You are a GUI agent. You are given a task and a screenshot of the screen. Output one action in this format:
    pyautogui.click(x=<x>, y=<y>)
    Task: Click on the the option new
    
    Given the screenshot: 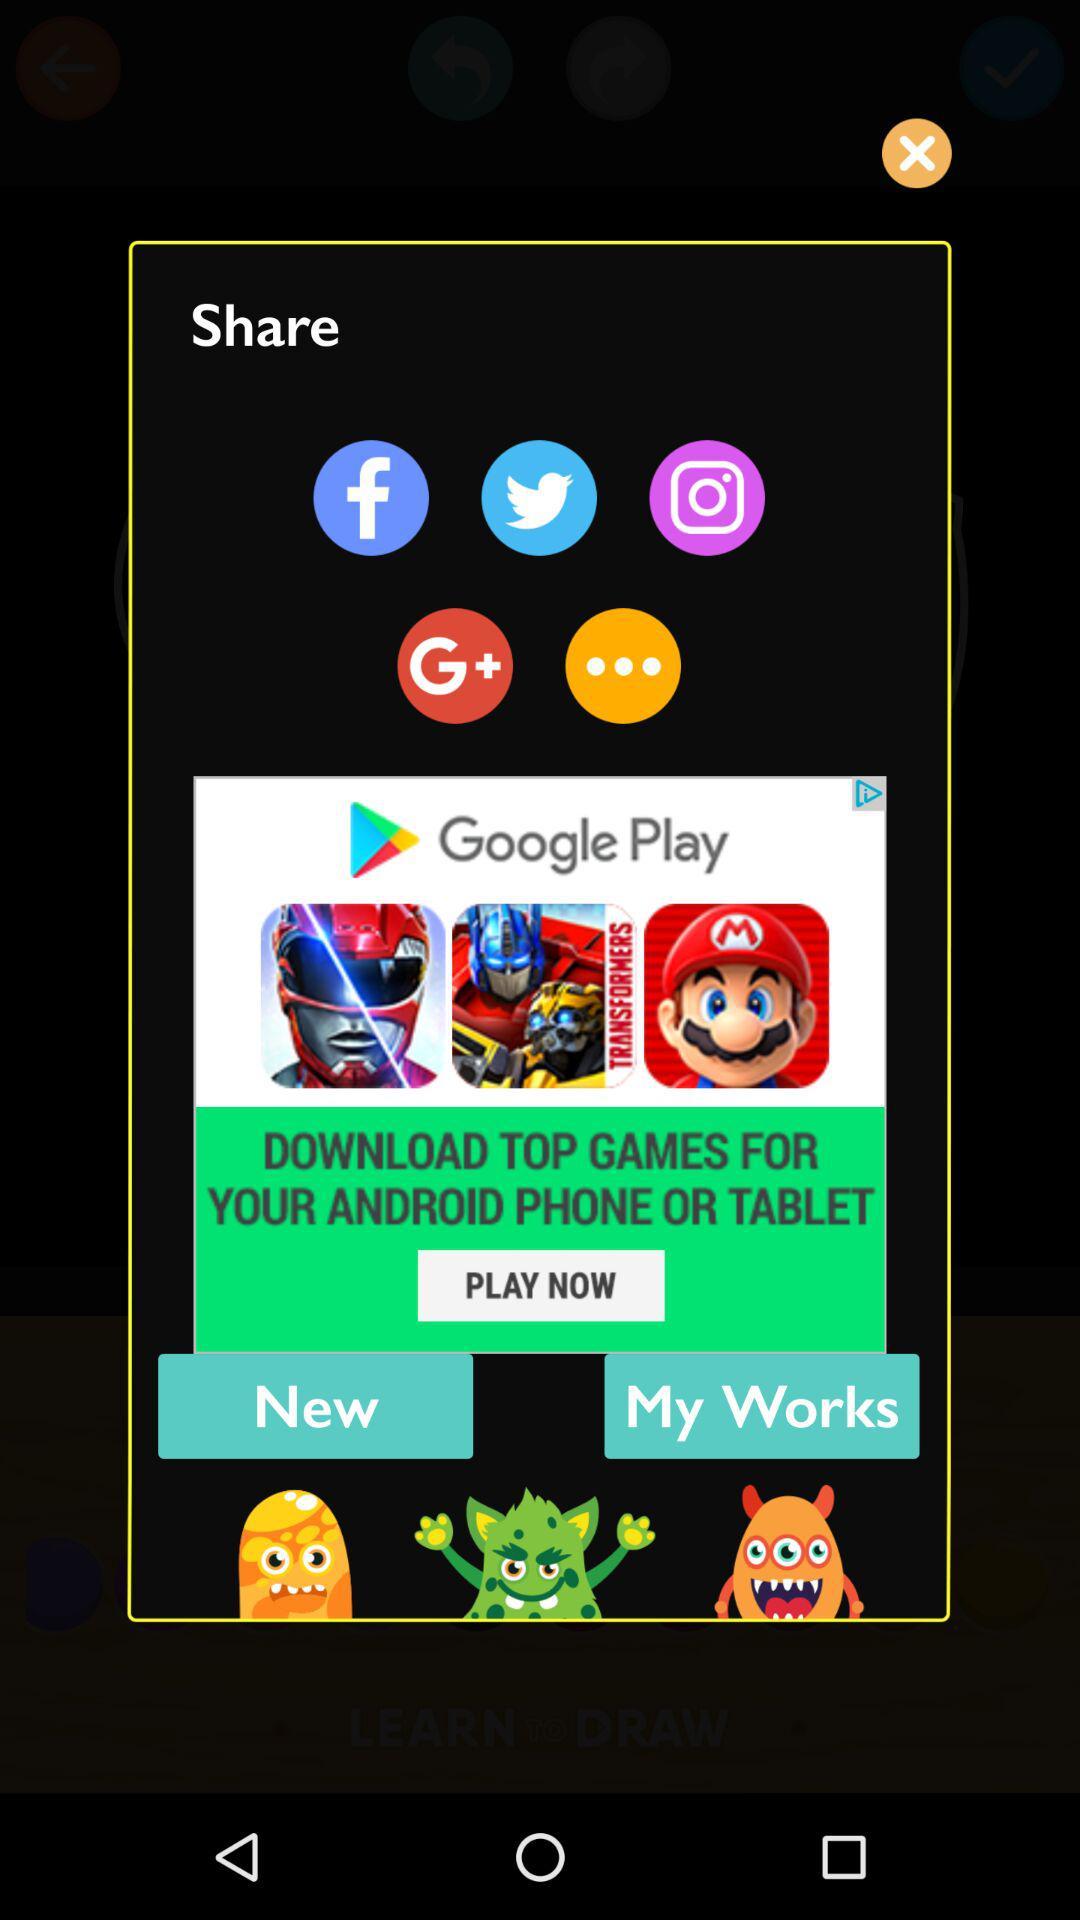 What is the action you would take?
    pyautogui.click(x=315, y=1405)
    